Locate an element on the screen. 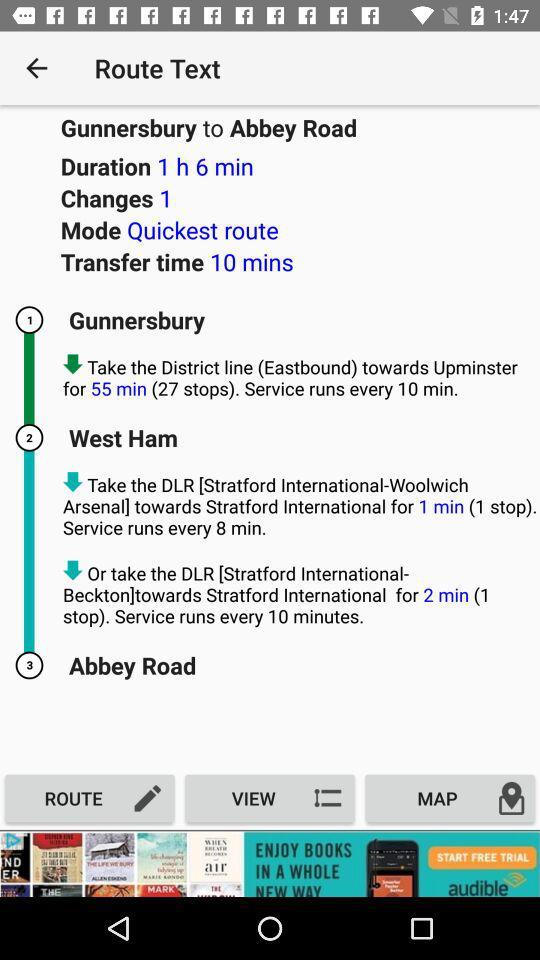  the option which is beside route is located at coordinates (270, 798).